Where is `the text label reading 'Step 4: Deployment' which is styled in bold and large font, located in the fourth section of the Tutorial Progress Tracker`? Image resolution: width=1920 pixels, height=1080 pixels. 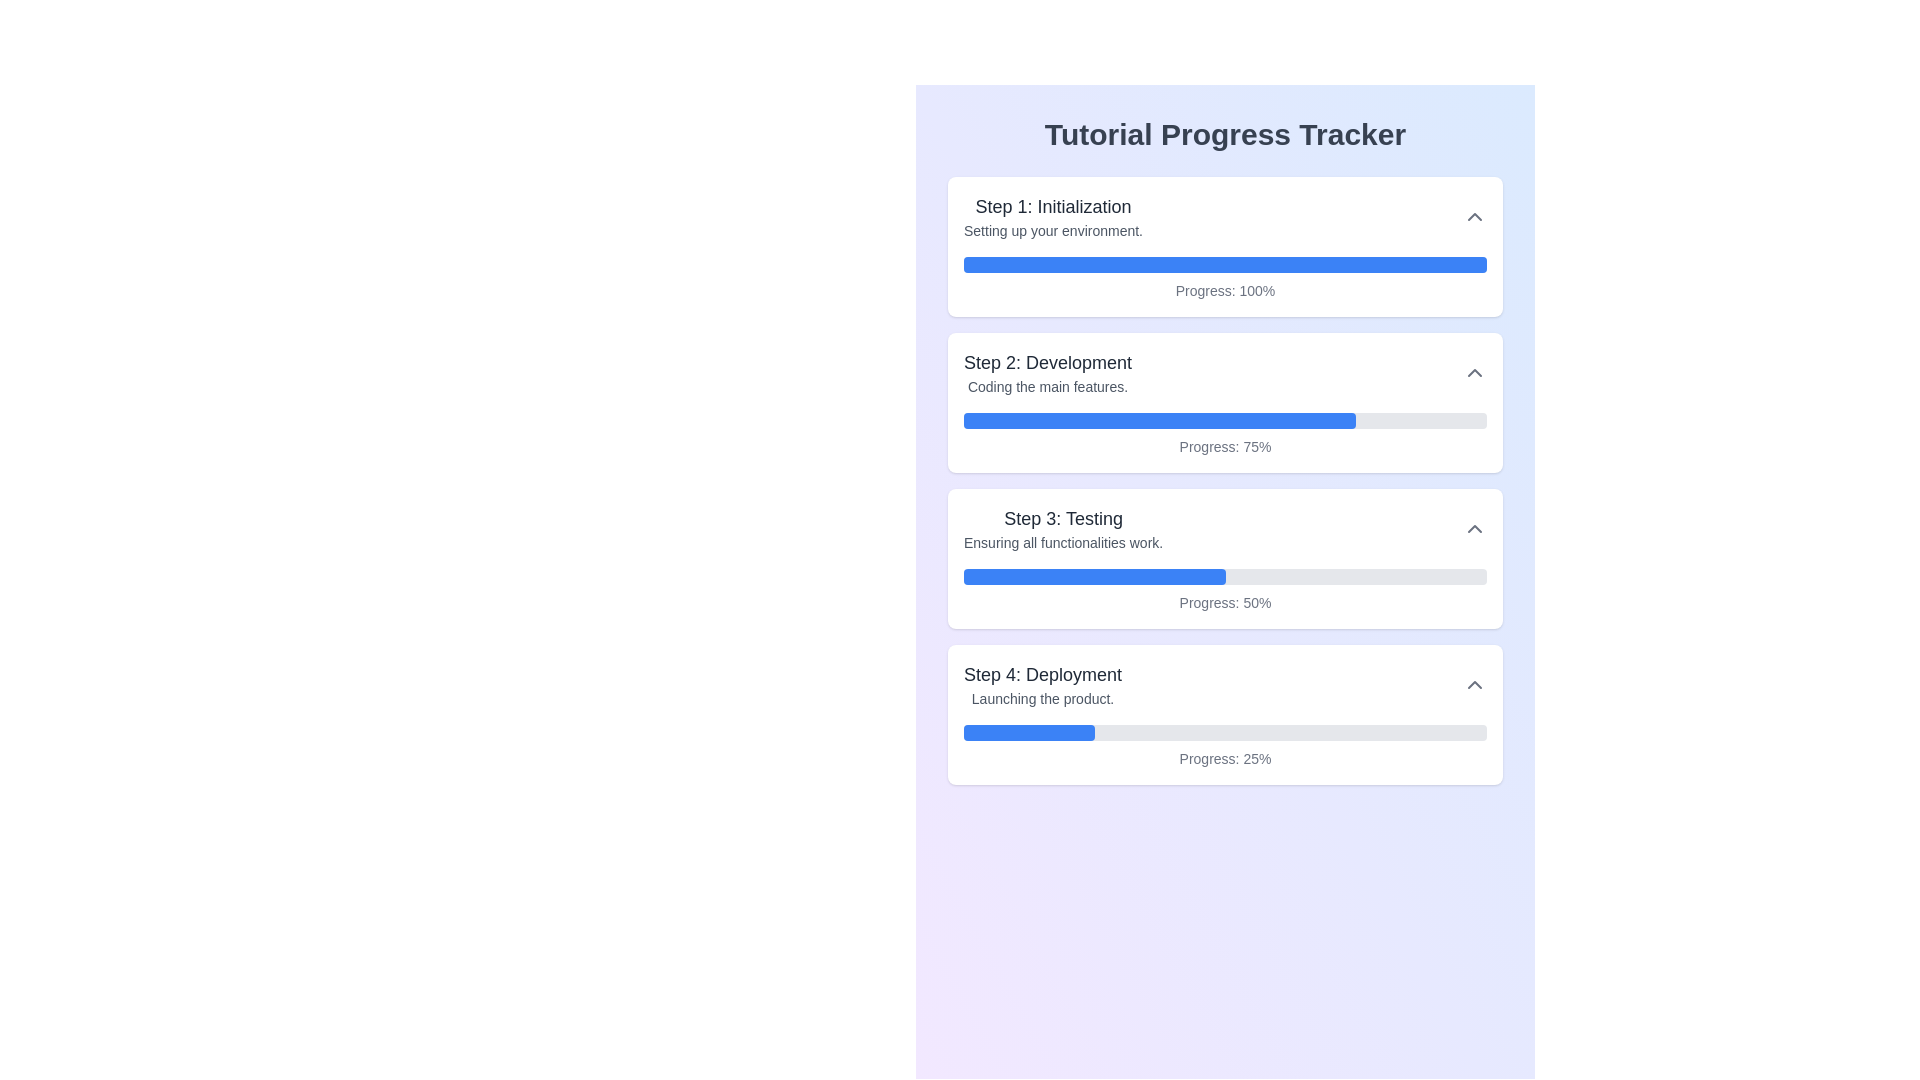
the text label reading 'Step 4: Deployment' which is styled in bold and large font, located in the fourth section of the Tutorial Progress Tracker is located at coordinates (1042, 675).